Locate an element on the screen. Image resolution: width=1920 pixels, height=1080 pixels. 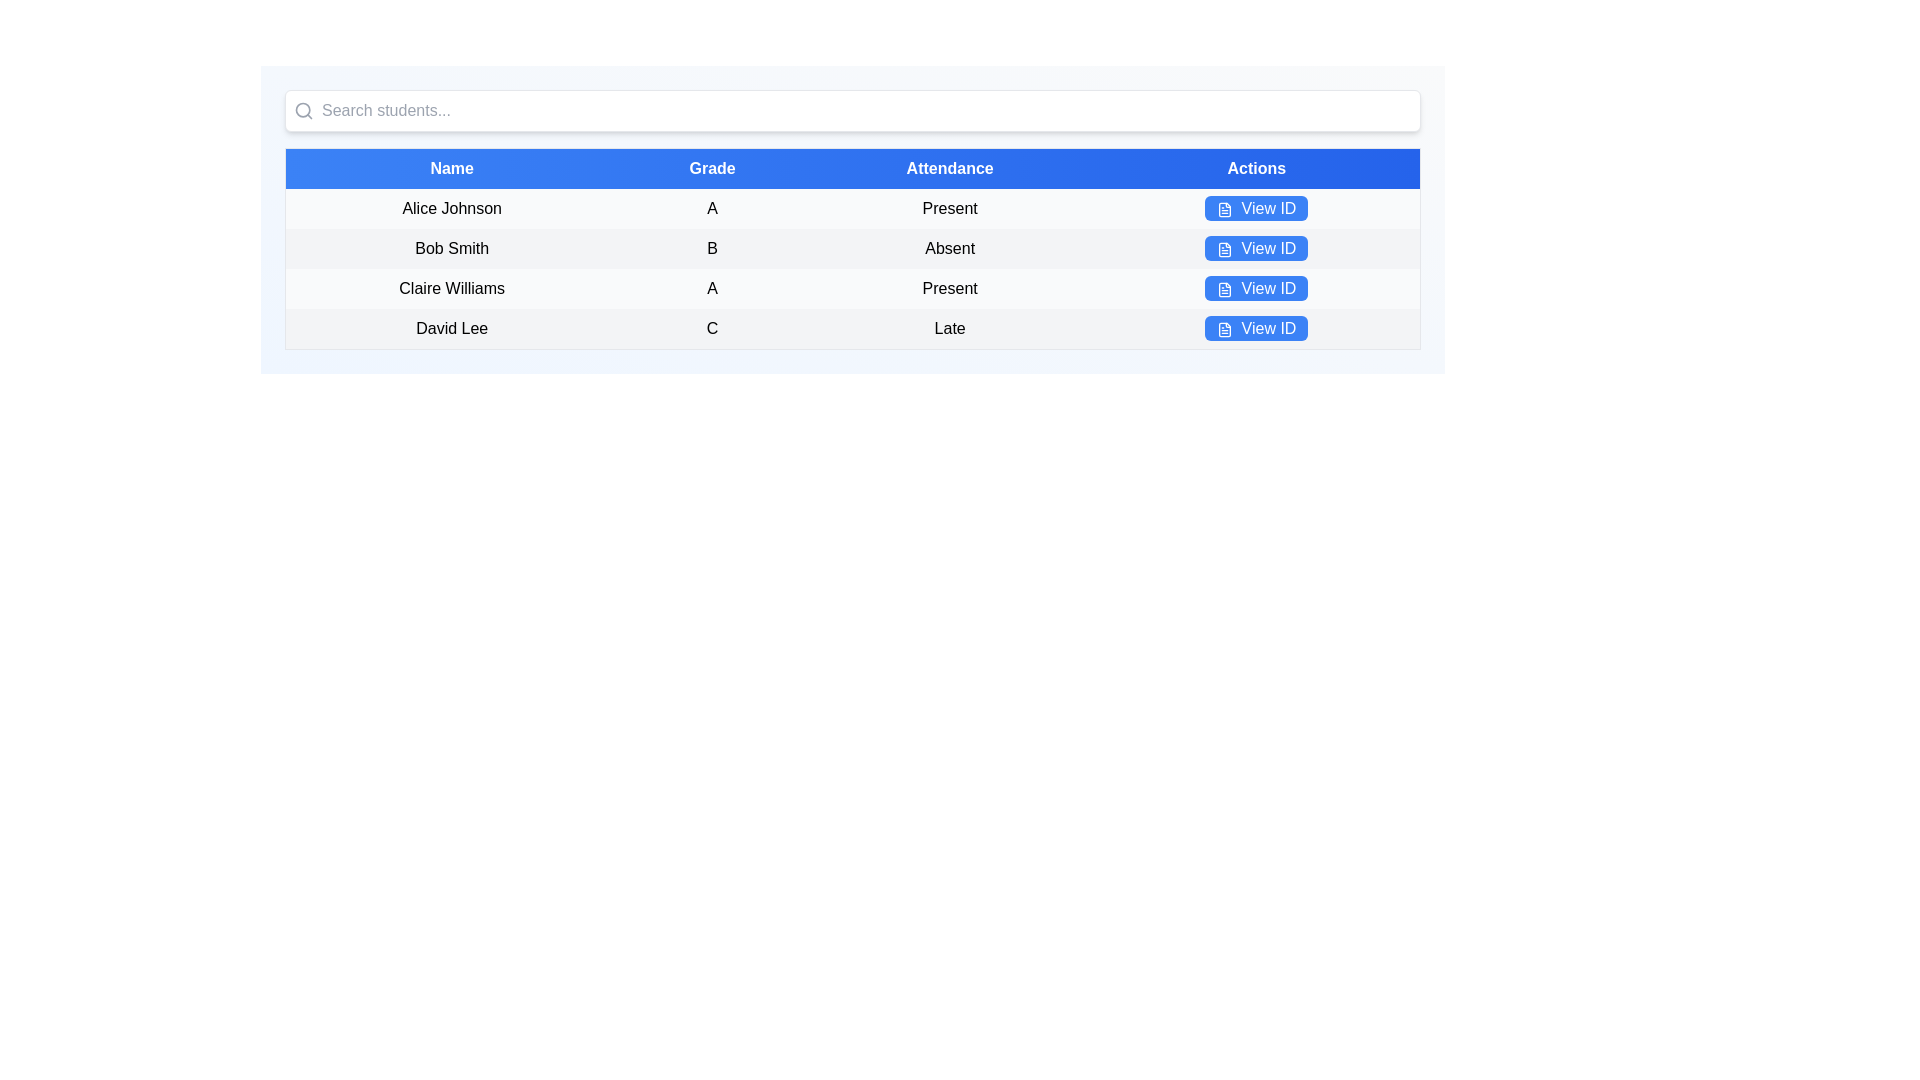
the Static Text Label indicating attendance status for Alice Johnson, which is located in the 'Attendance' column of the table and positioned third among four elements in the same row is located at coordinates (949, 208).